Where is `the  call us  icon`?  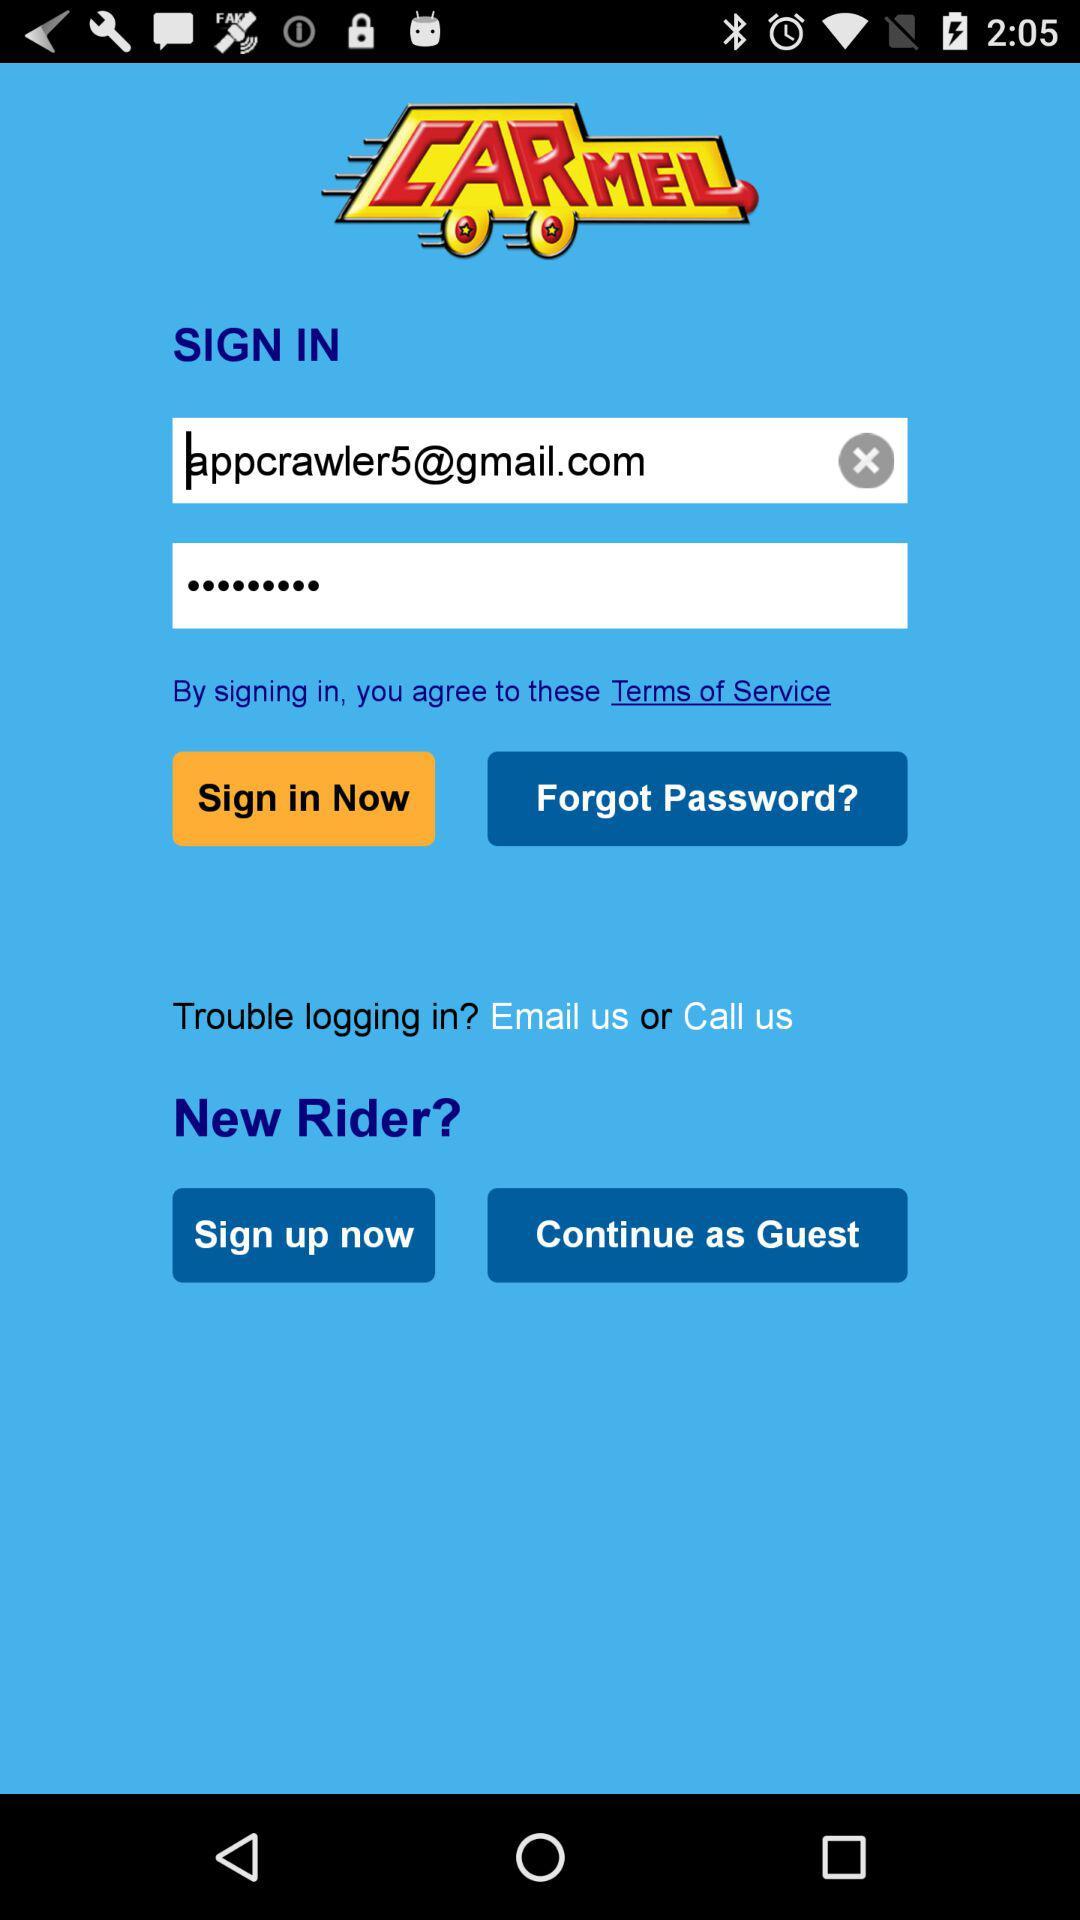 the  call us  icon is located at coordinates (737, 1015).